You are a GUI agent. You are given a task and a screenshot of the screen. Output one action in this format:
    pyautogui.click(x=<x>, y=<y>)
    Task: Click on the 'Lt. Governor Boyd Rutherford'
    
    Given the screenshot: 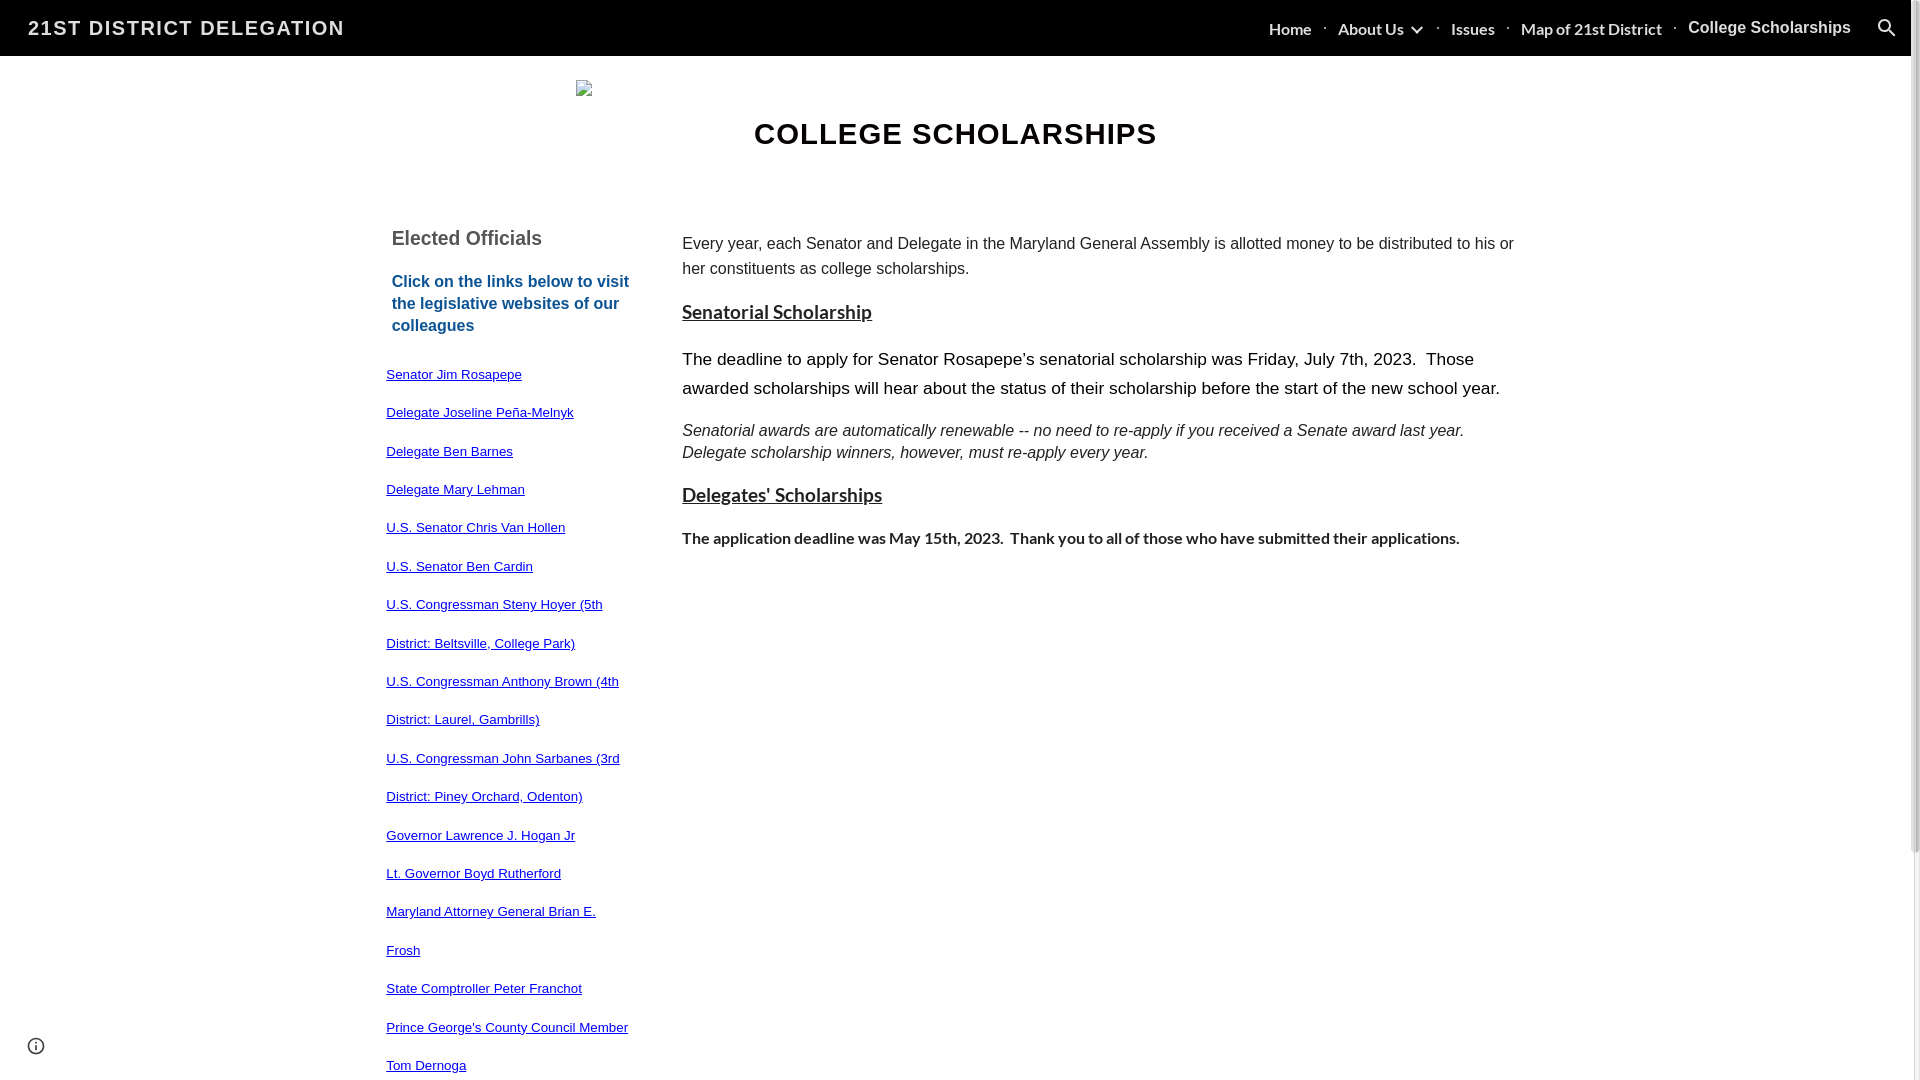 What is the action you would take?
    pyautogui.click(x=472, y=871)
    